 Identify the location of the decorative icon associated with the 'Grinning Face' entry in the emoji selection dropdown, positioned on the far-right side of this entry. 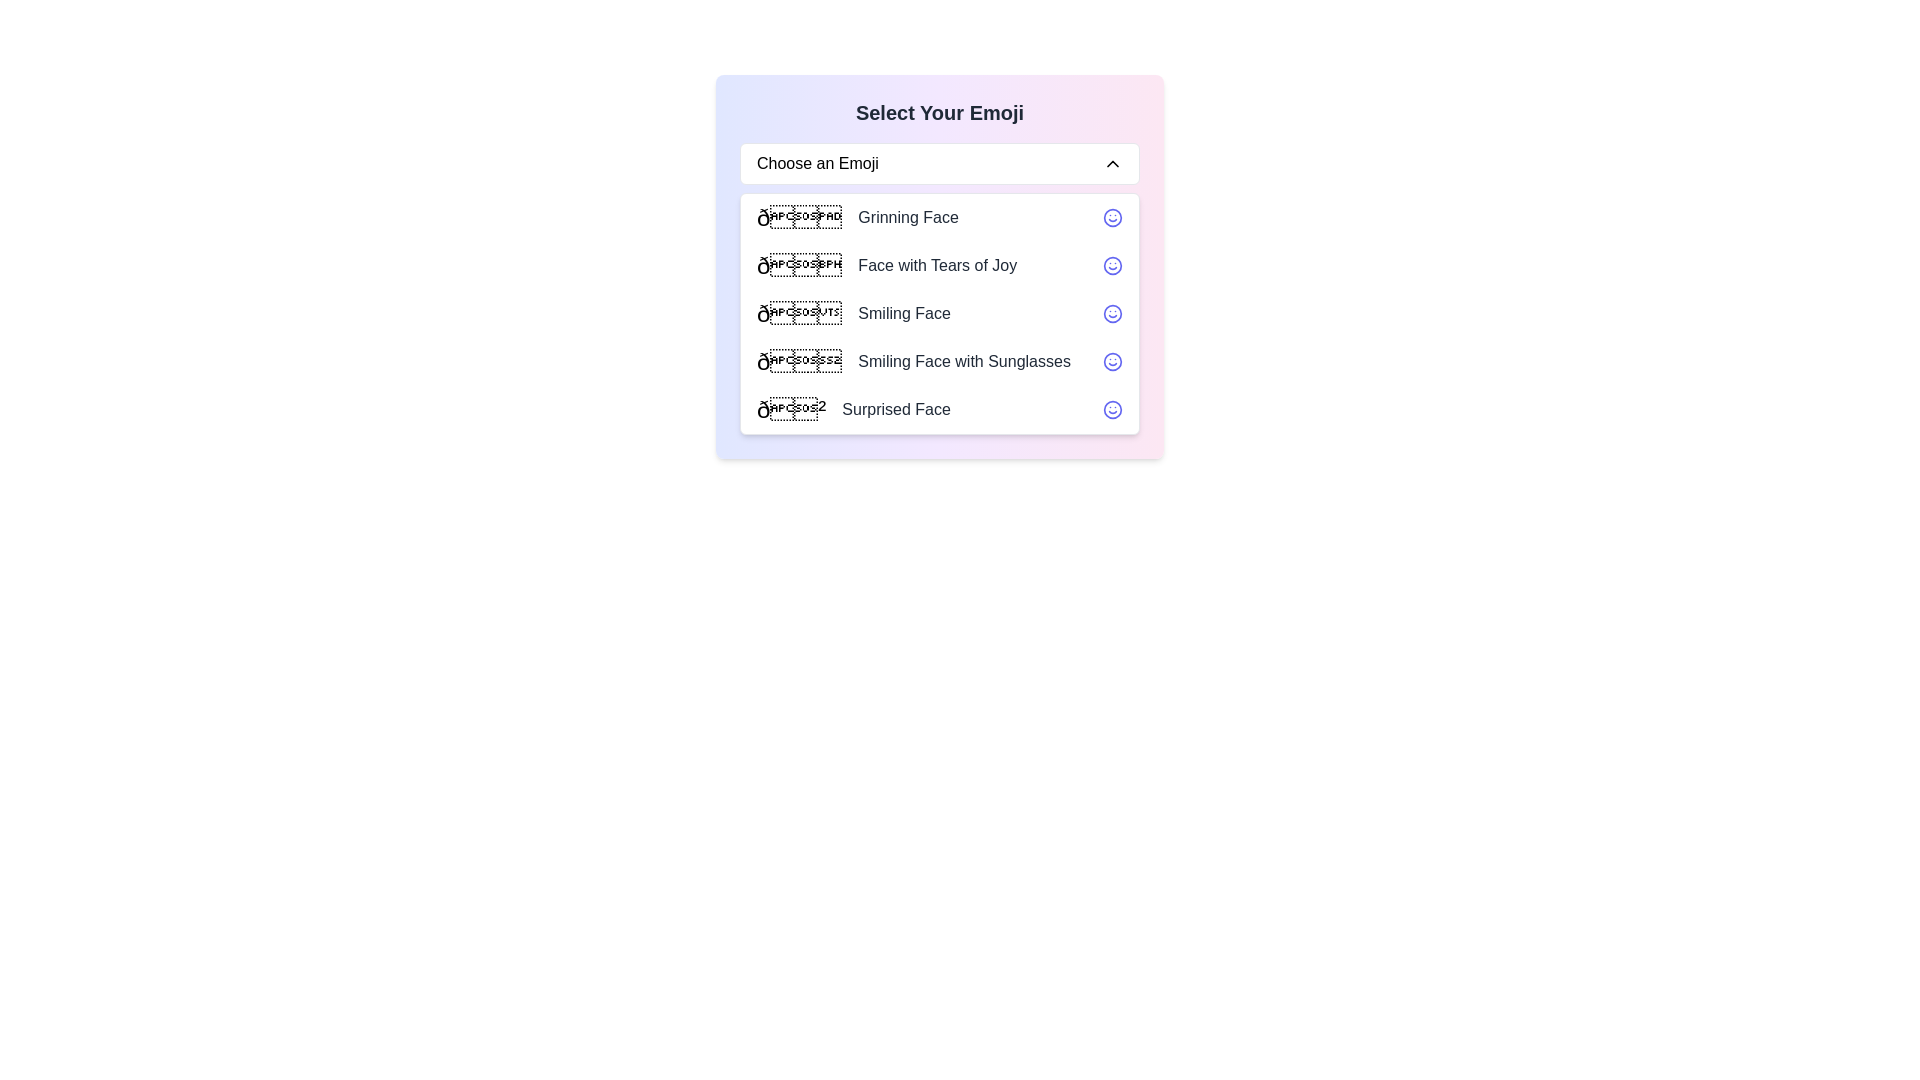
(1112, 218).